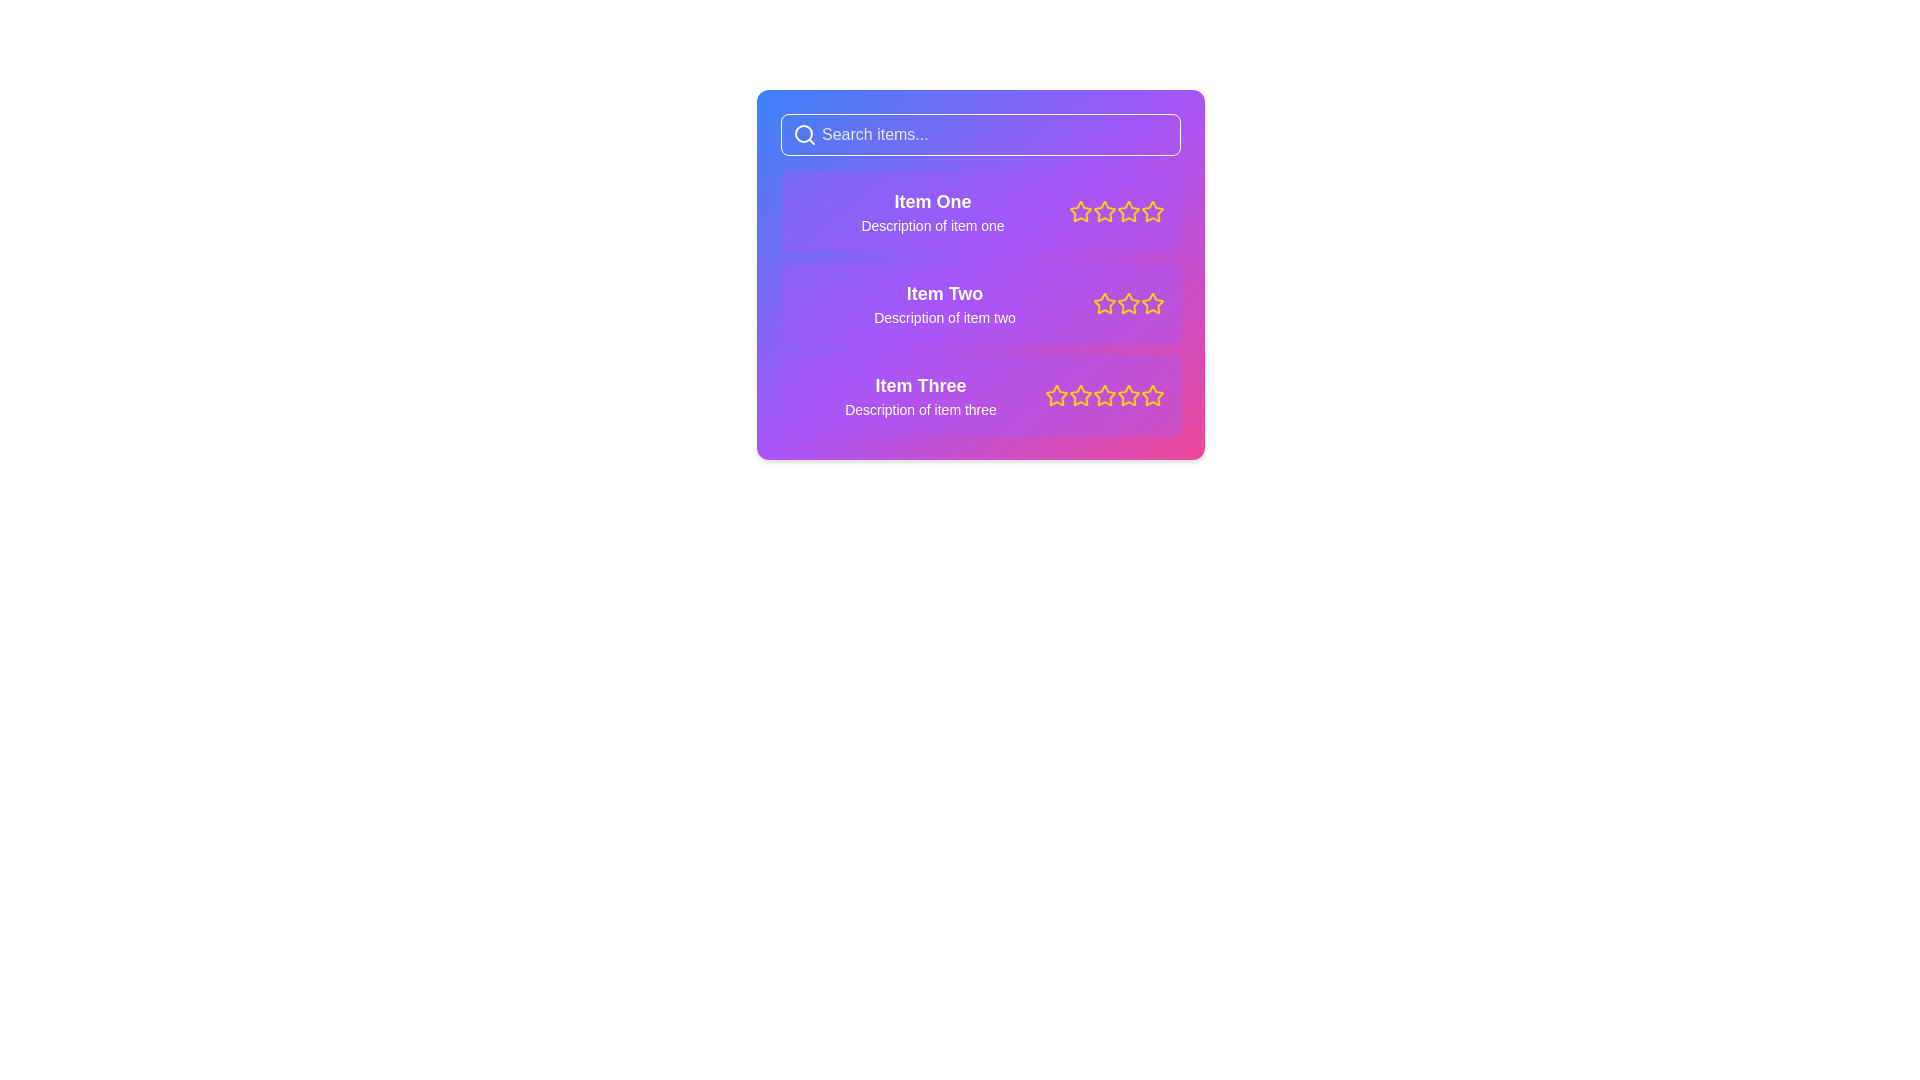 The width and height of the screenshot is (1920, 1080). I want to click on the circular part of the search icon located at the center of the search bar, which is to the left of the placeholder text 'Search items...', so click(804, 134).